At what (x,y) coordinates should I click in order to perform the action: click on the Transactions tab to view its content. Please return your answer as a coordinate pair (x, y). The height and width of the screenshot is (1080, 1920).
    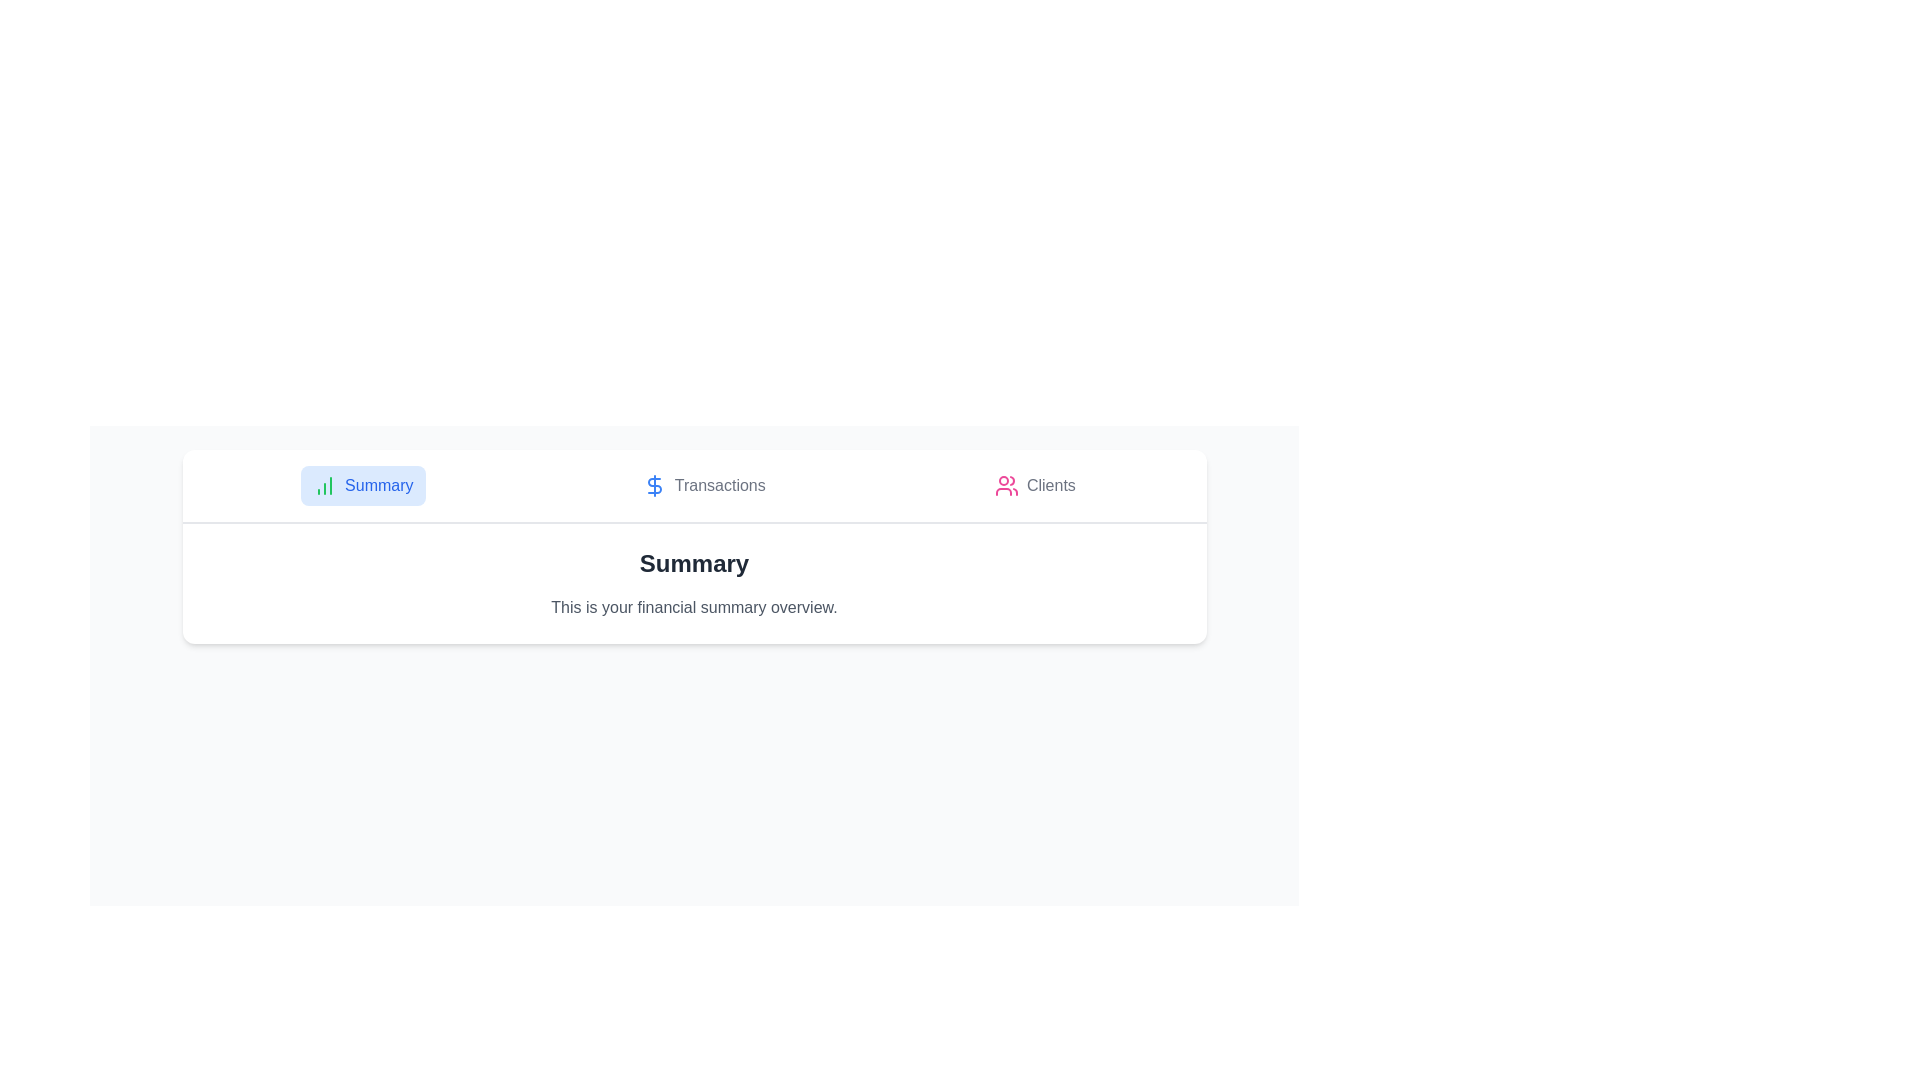
    Looking at the image, I should click on (704, 486).